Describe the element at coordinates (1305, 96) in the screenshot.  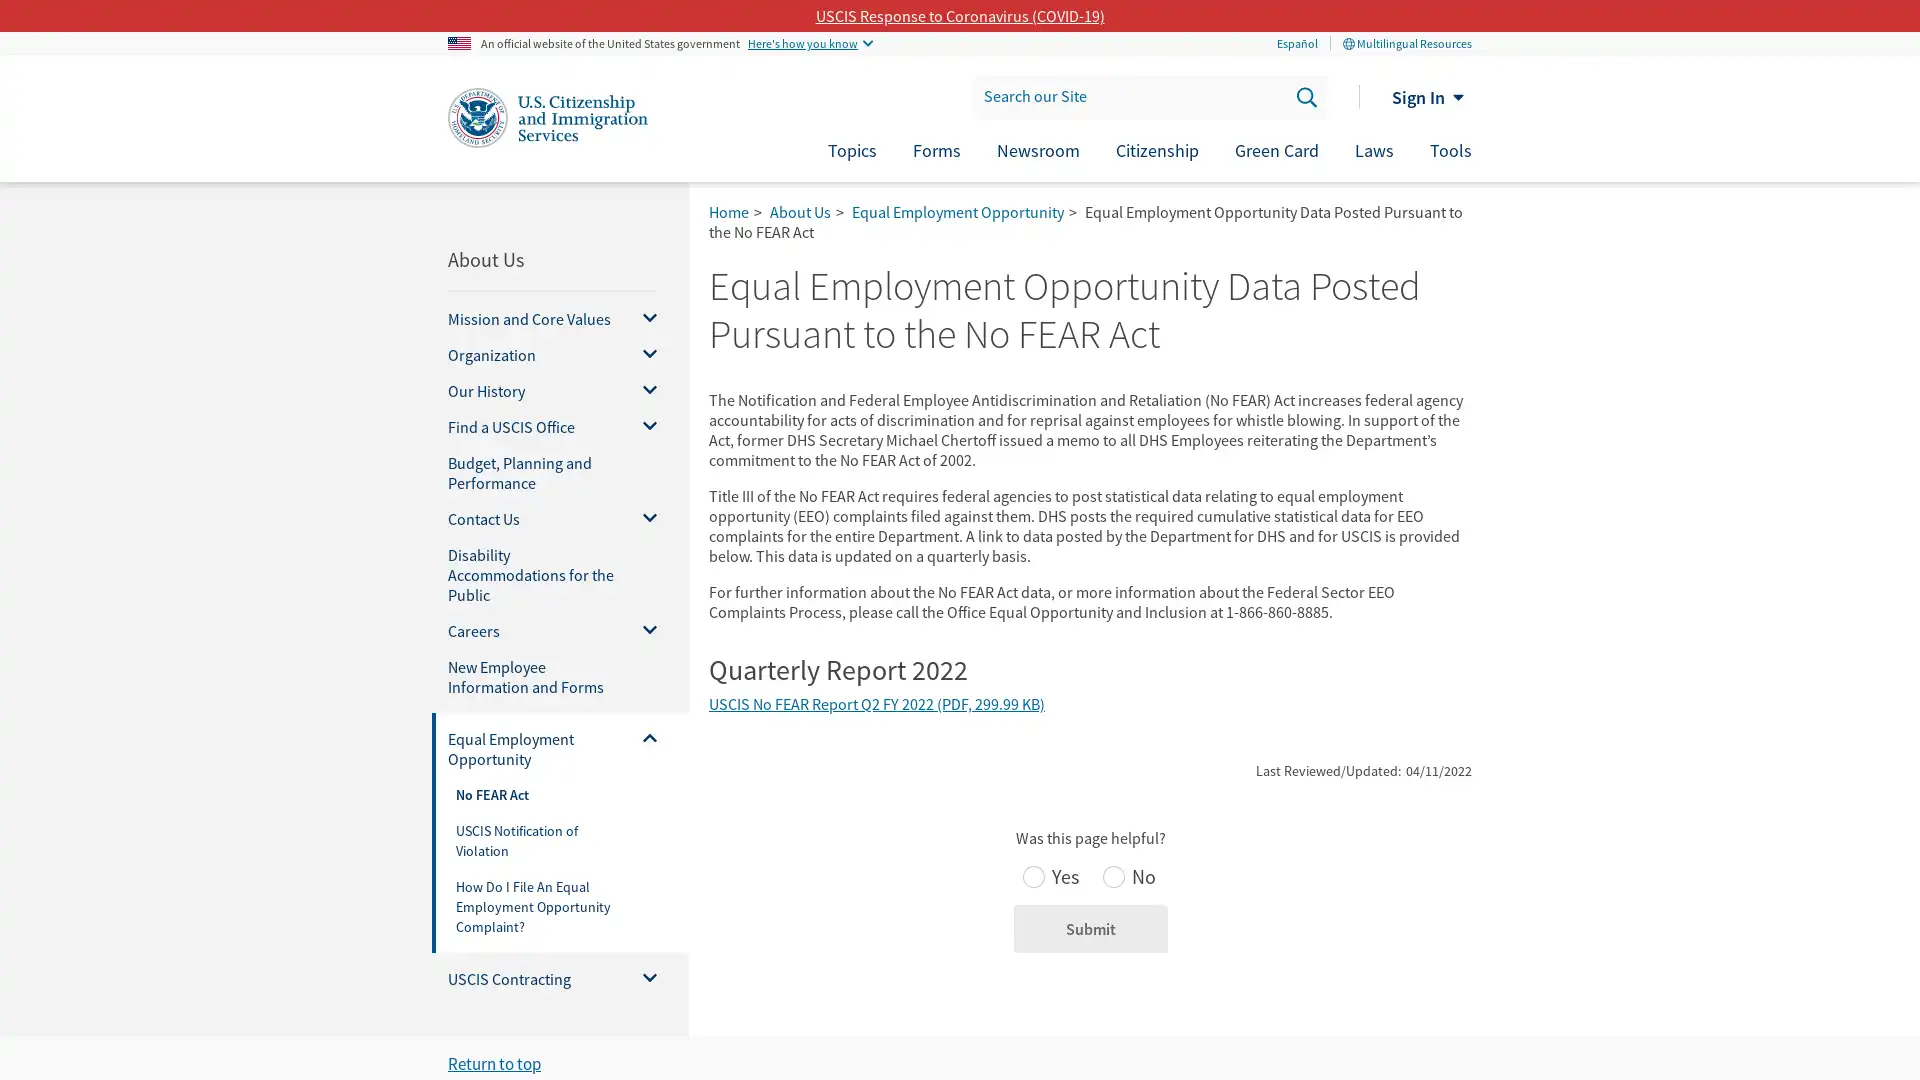
I see `Search` at that location.